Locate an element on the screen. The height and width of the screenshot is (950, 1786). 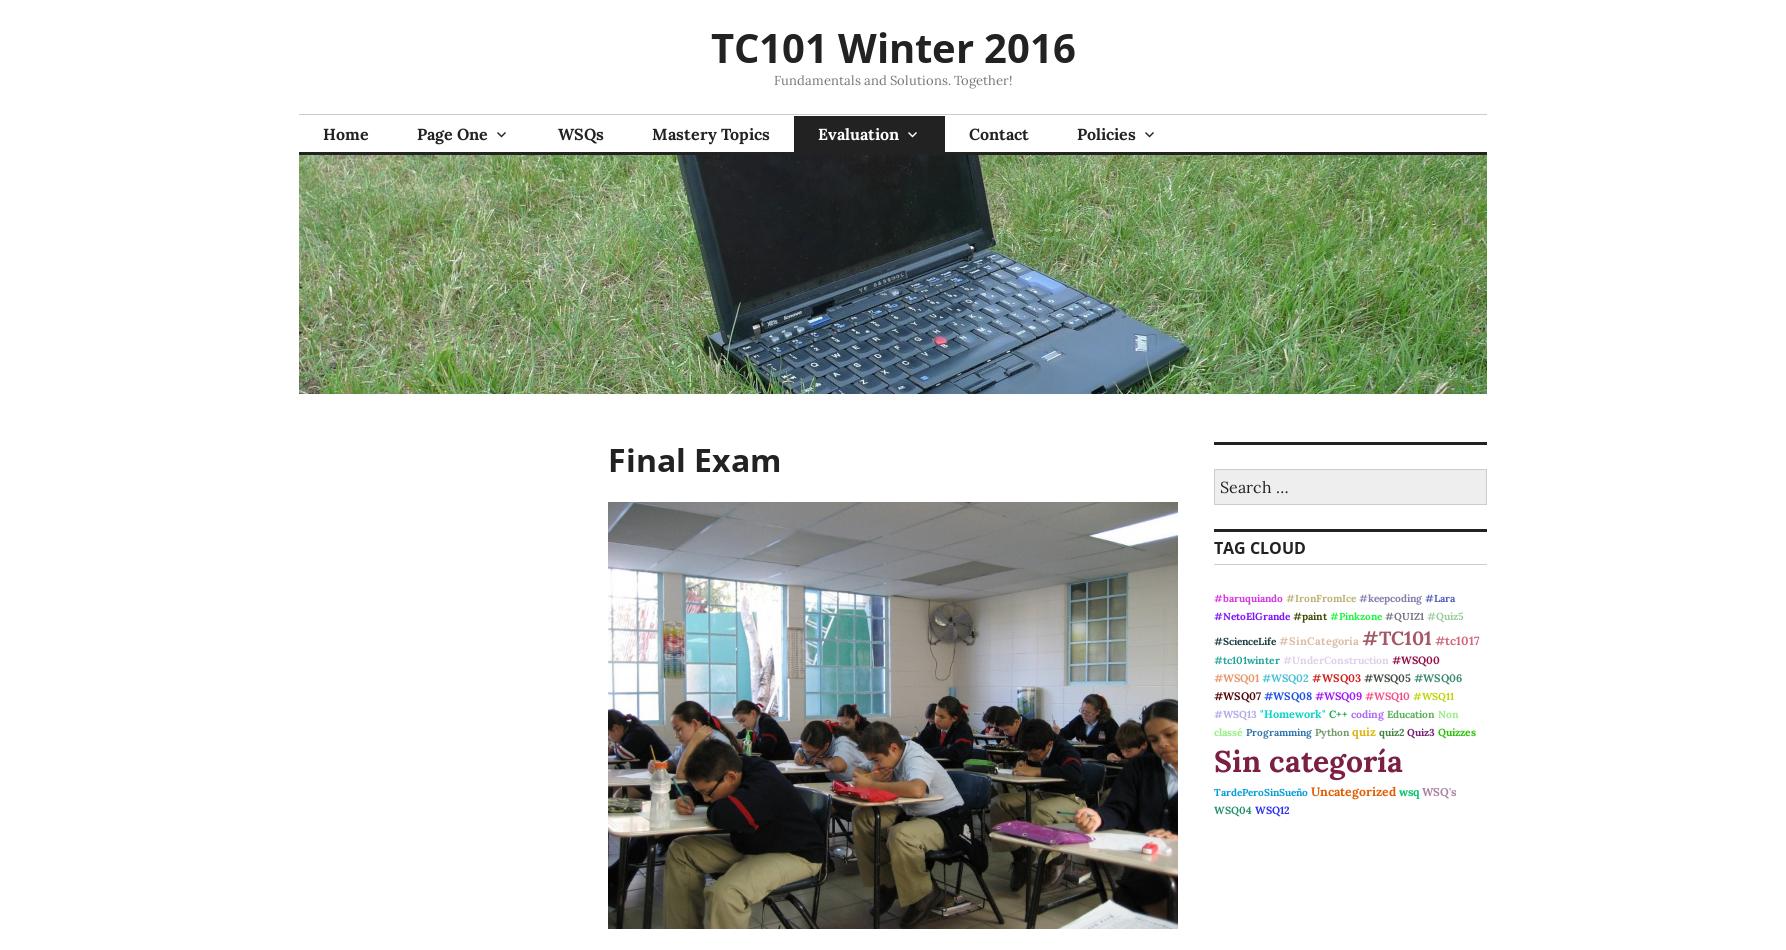
'#UnderConstruction' is located at coordinates (1335, 660).